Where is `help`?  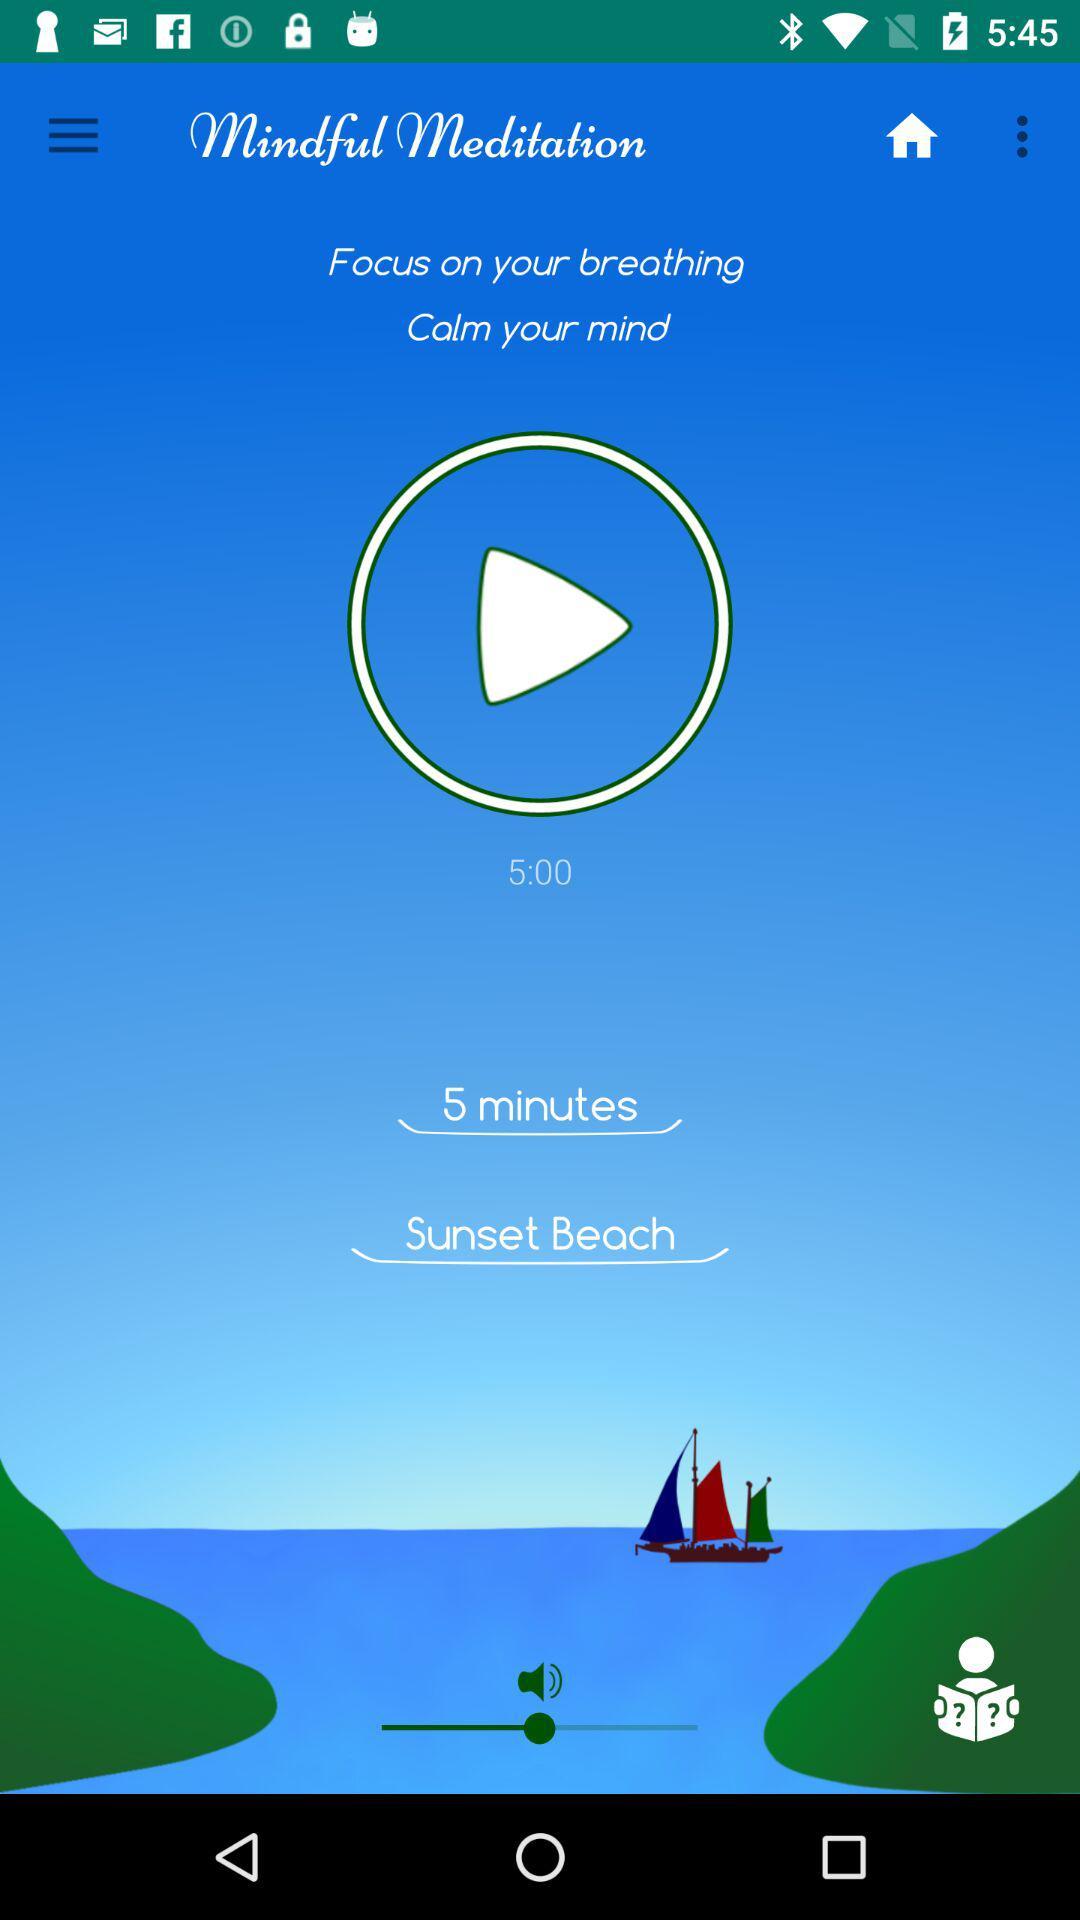
help is located at coordinates (974, 1688).